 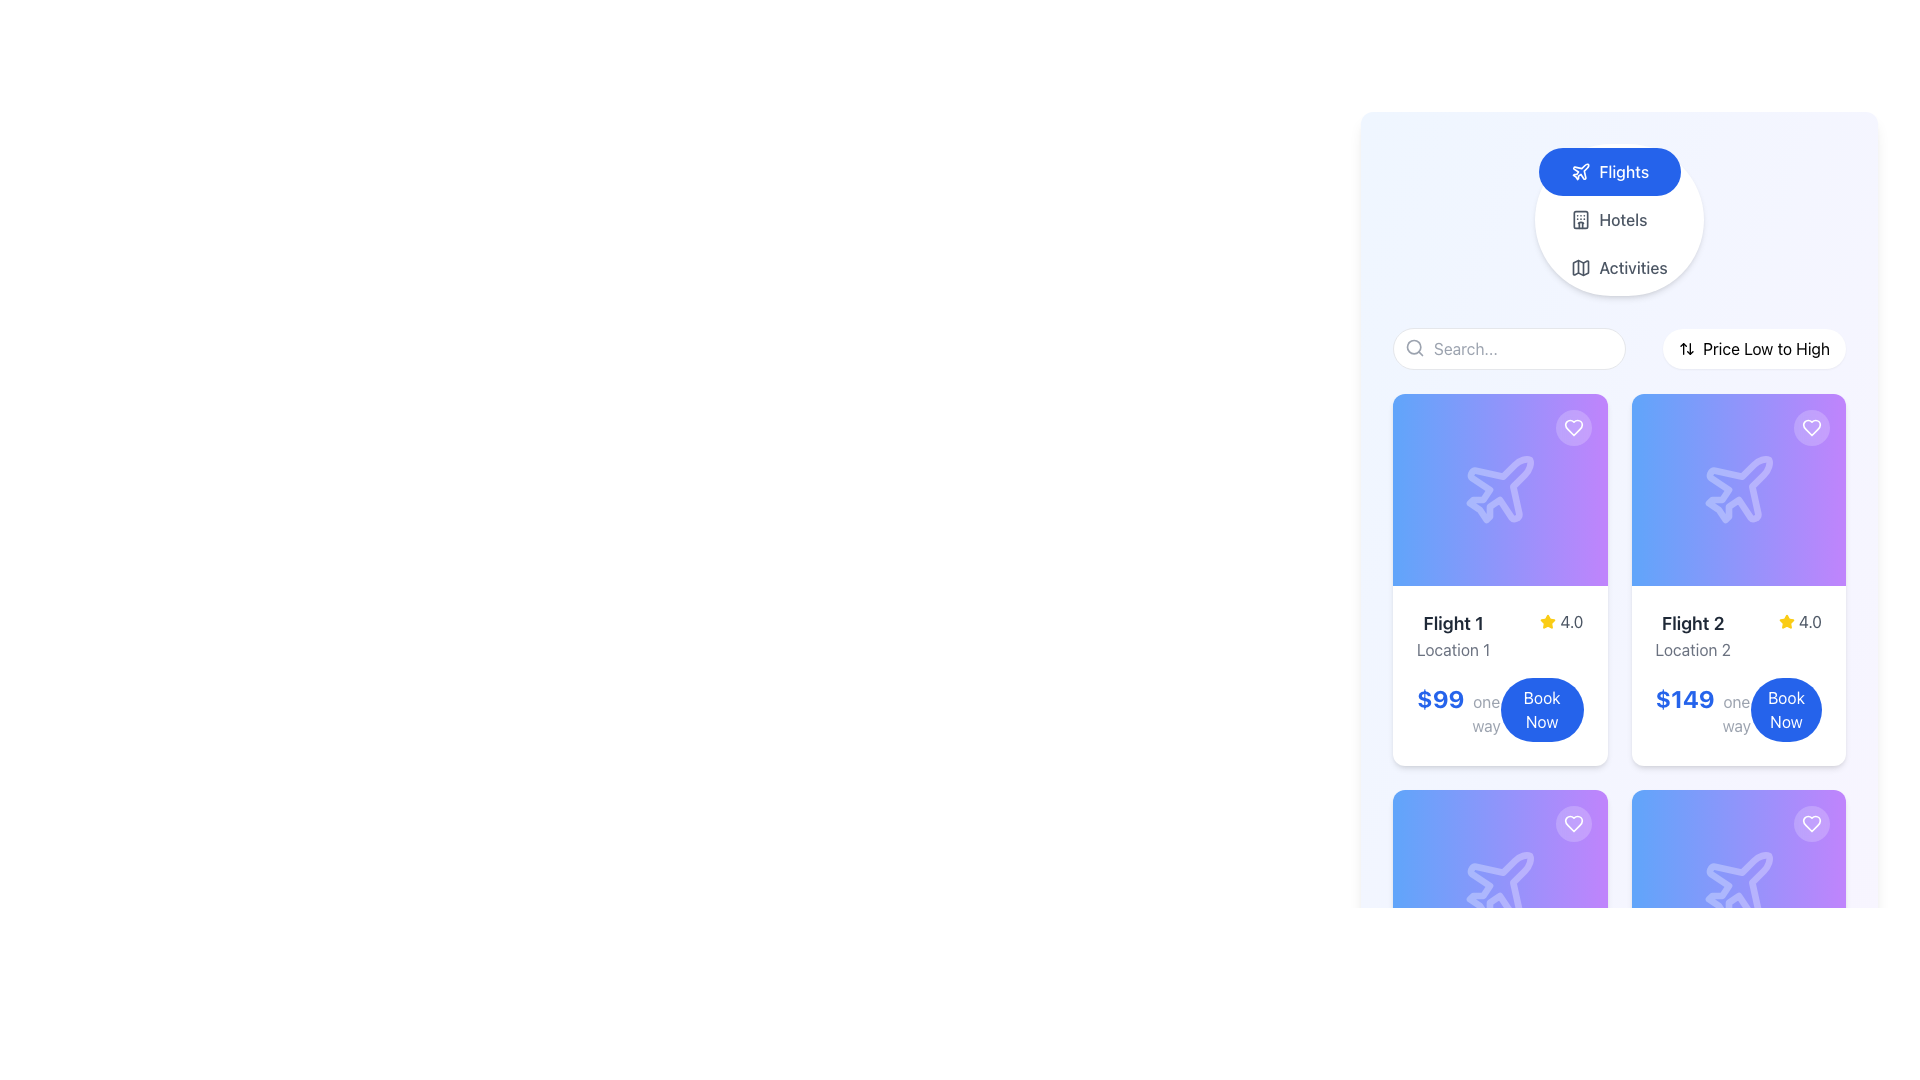 What do you see at coordinates (1453, 623) in the screenshot?
I see `the text label displaying 'Flight 1' which is prominently styled in bold, large dark gray font, located in the top-left card of the flight options grid` at bounding box center [1453, 623].